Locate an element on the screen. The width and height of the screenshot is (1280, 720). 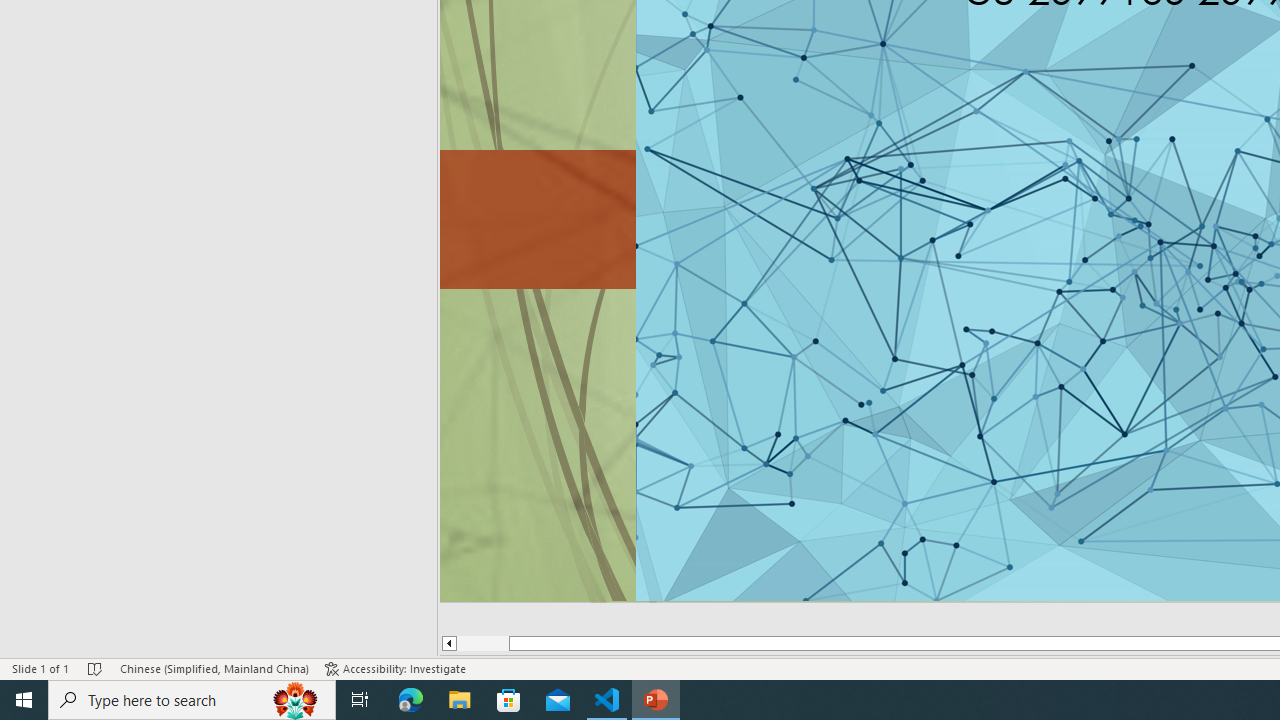
'Spell Check No Errors' is located at coordinates (95, 669).